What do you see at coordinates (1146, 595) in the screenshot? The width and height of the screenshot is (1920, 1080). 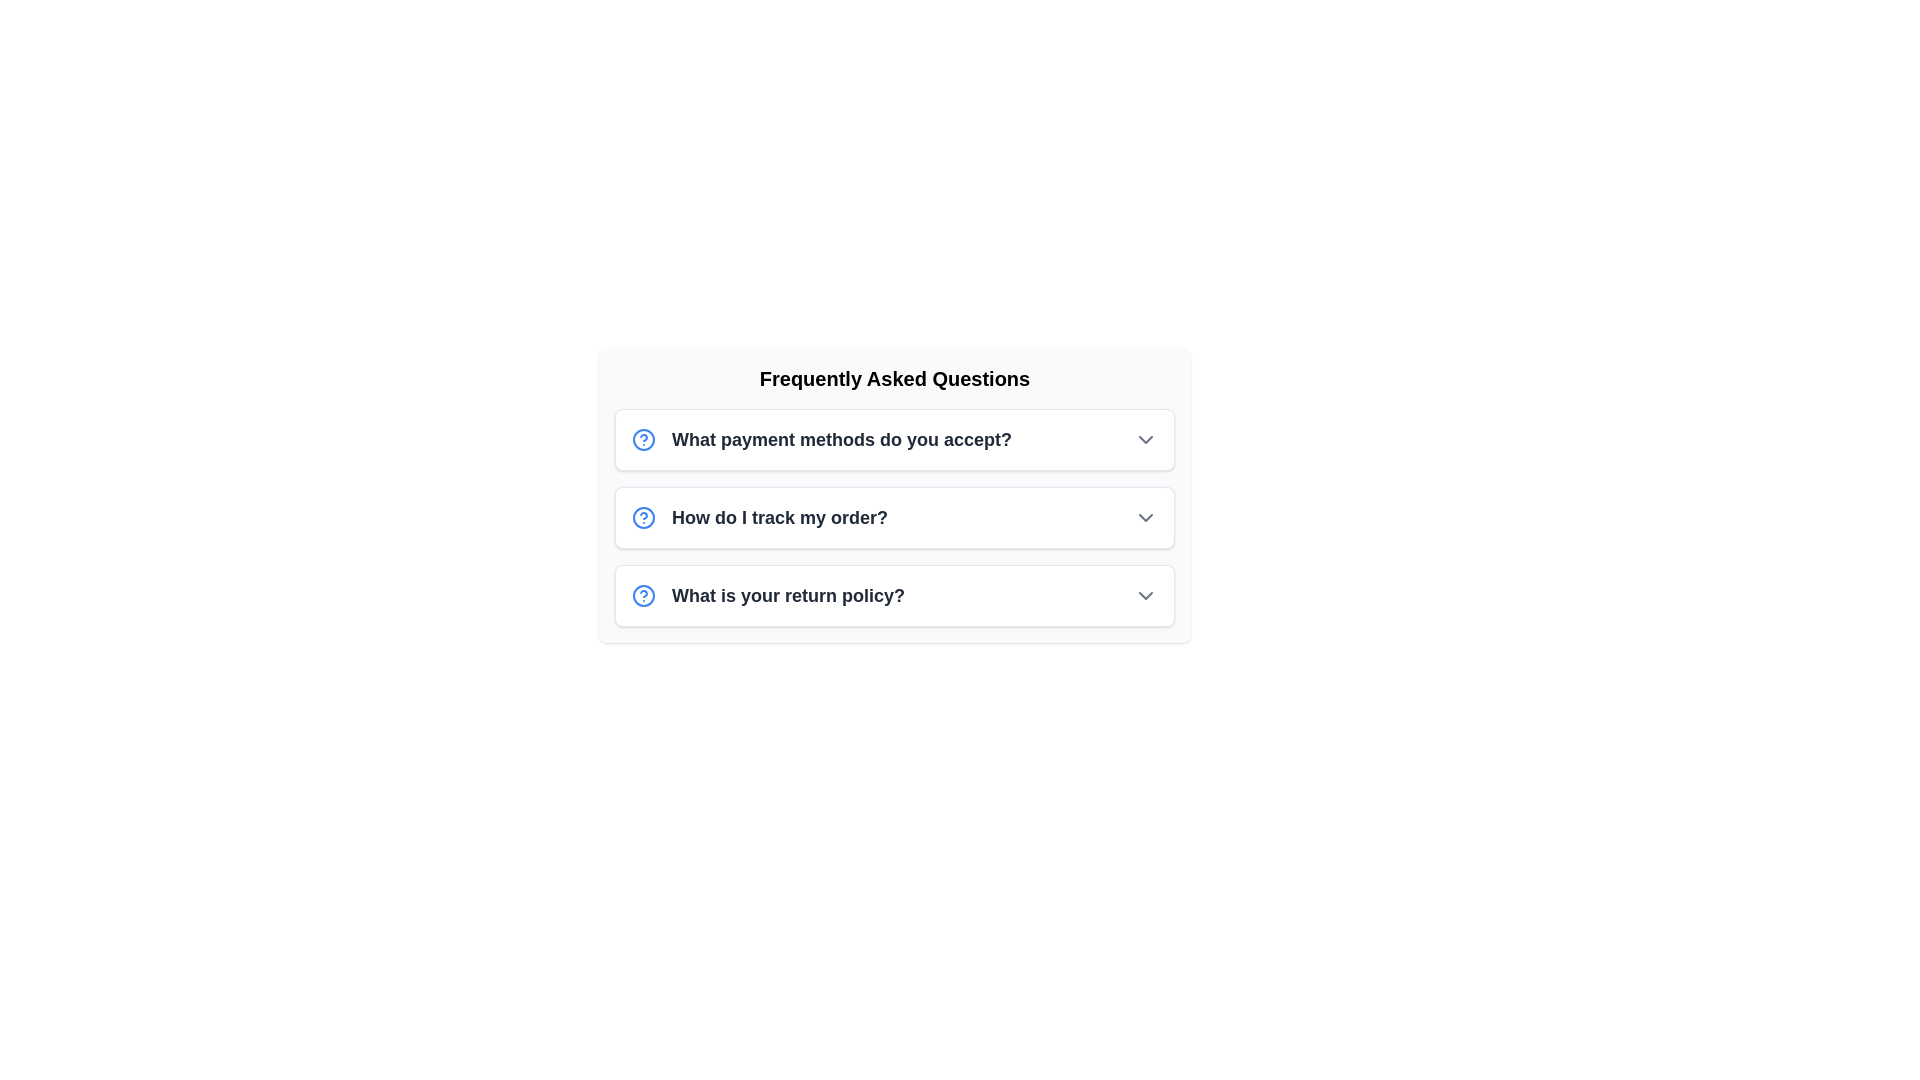 I see `the downward-pointing chevron icon styled as an SVG graphic located at the far right end of the row labeled 'What is your return policy?' to trigger potential visual feedback` at bounding box center [1146, 595].